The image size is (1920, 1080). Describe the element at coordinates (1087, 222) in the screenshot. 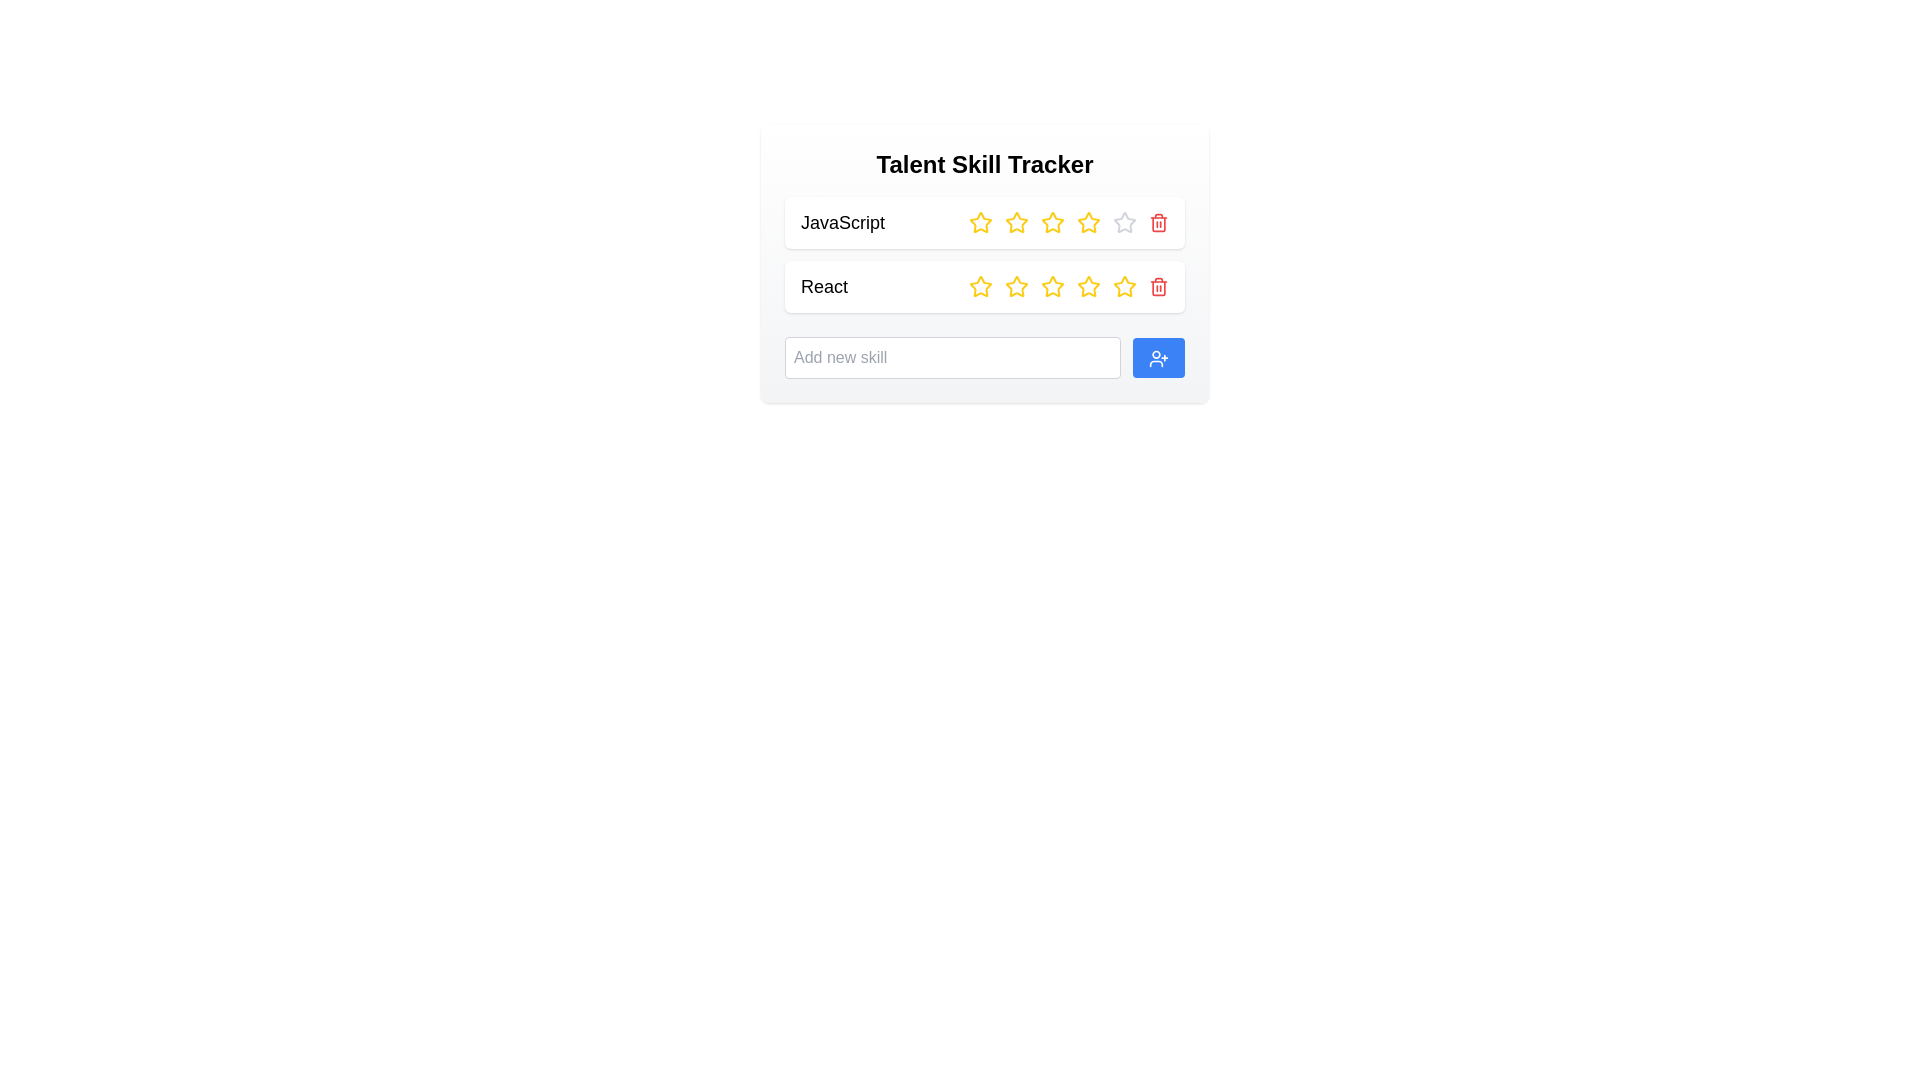

I see `on the highlighted yellow star rating icon, which is the fourth star in the JavaScript row of the rating system` at that location.